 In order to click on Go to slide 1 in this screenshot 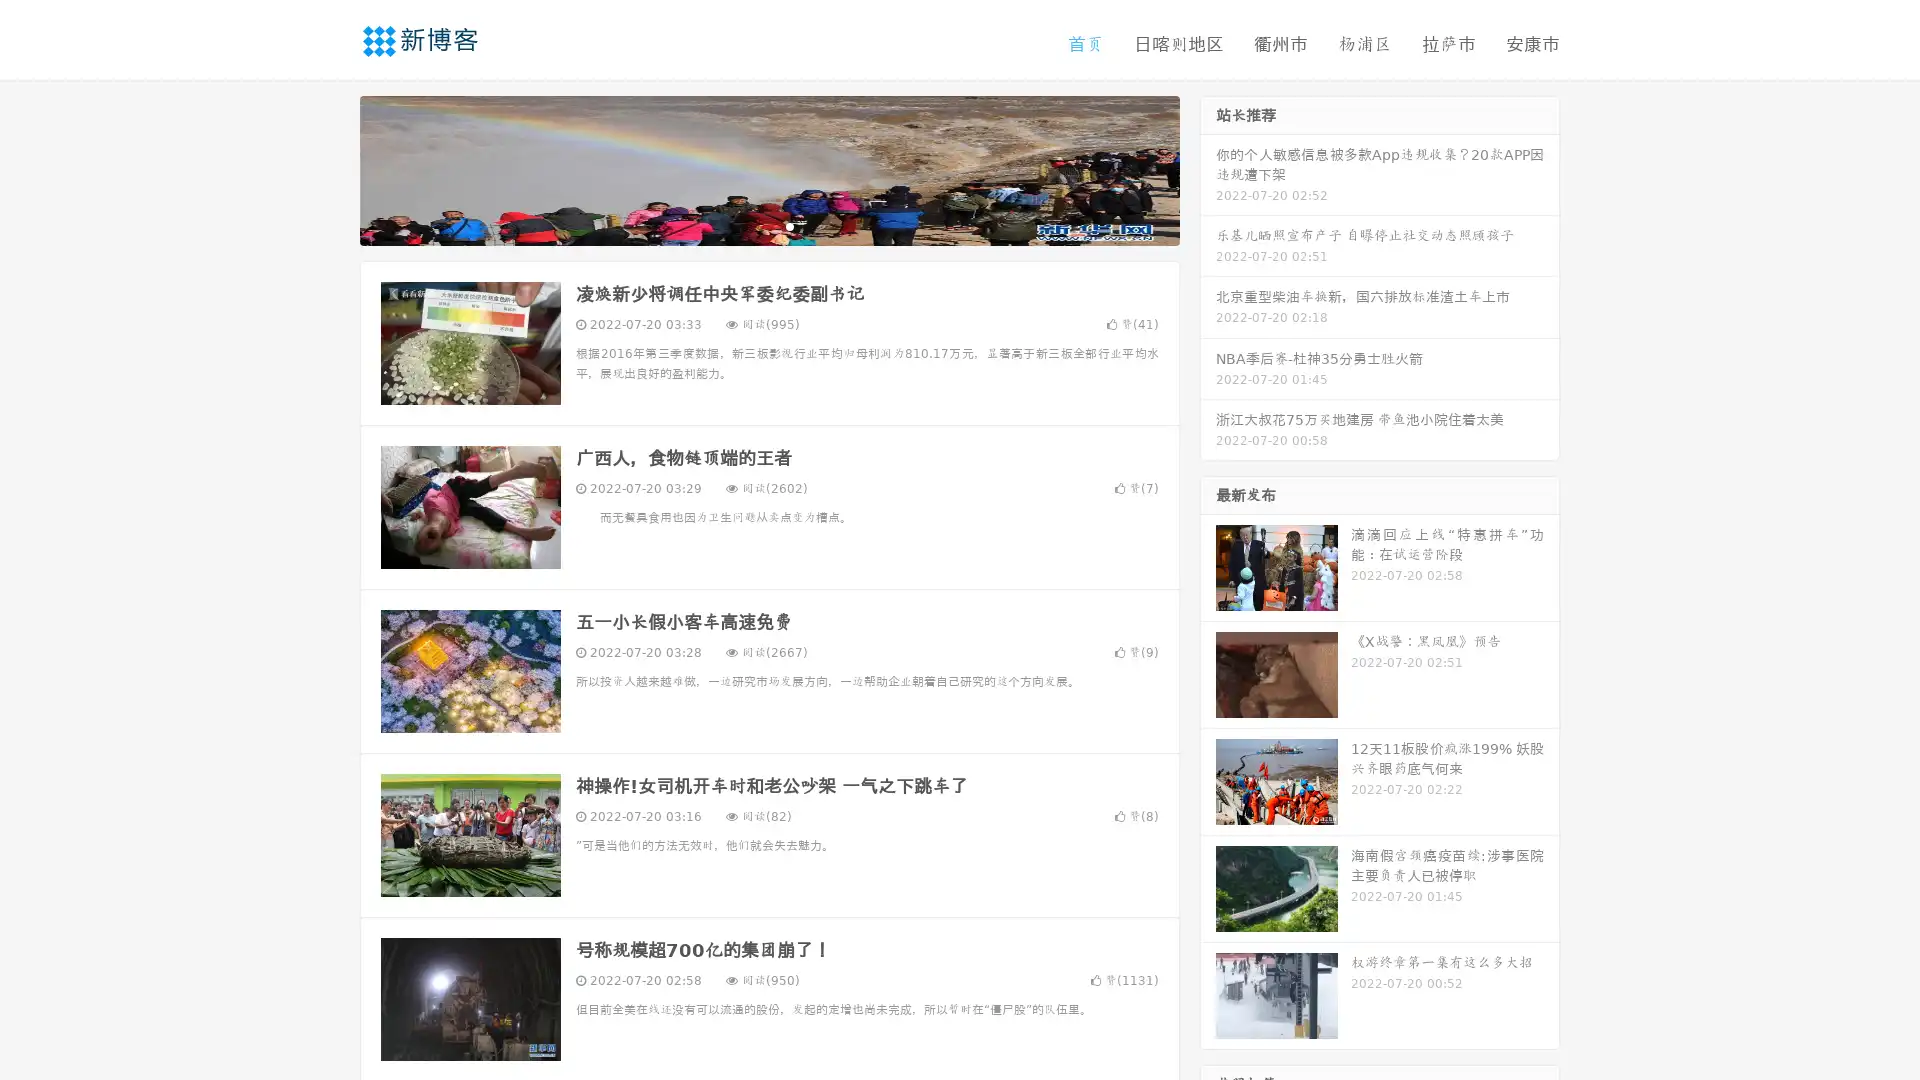, I will do `click(748, 225)`.